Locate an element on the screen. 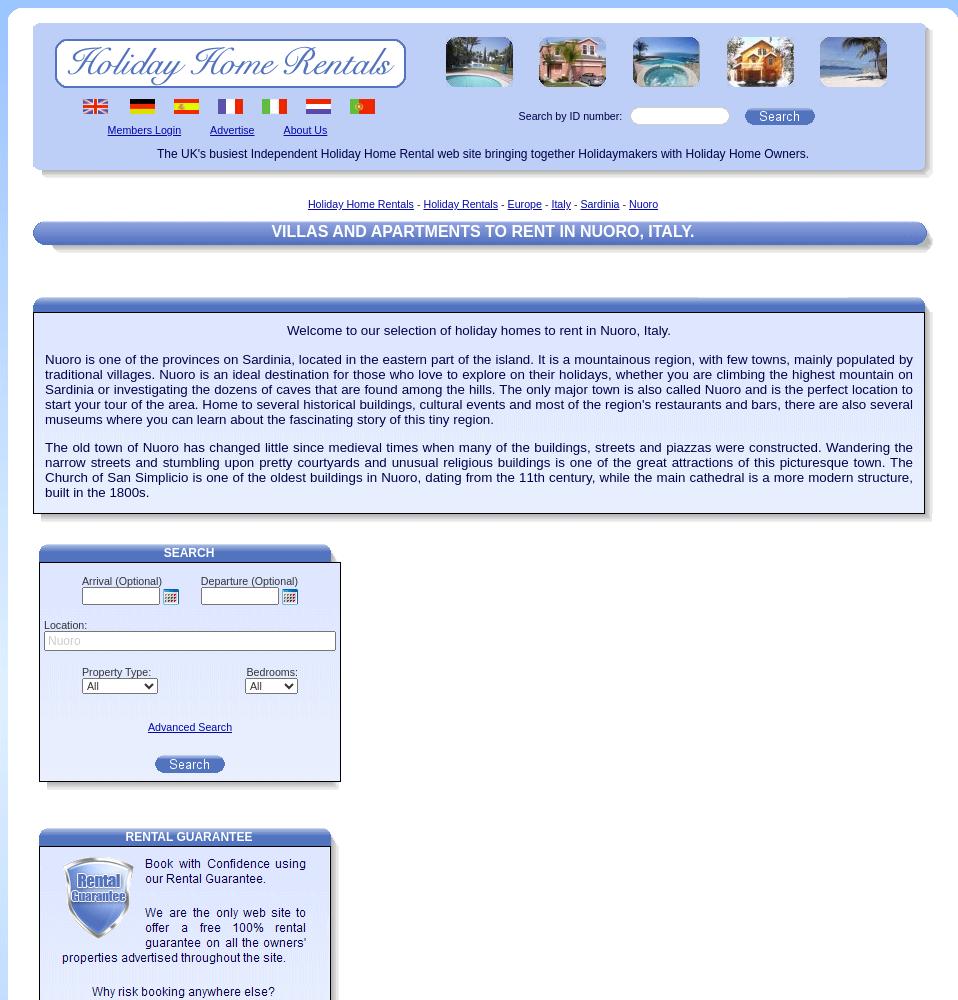  'Advanced Search' is located at coordinates (188, 726).